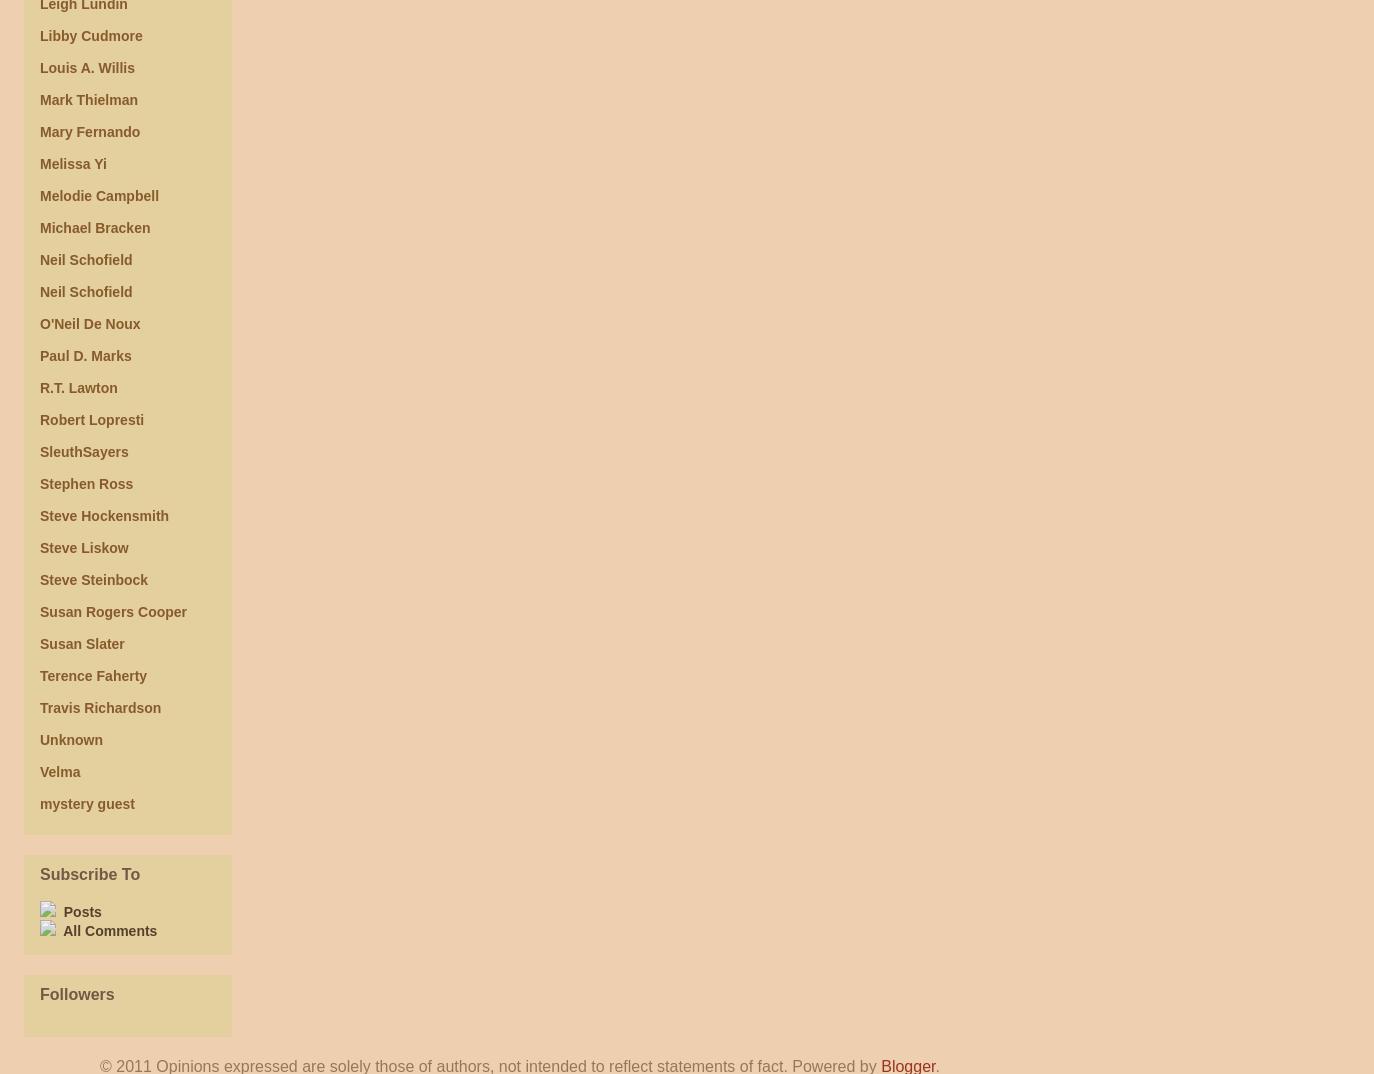 The image size is (1374, 1074). Describe the element at coordinates (71, 163) in the screenshot. I see `'Melissa Yi'` at that location.